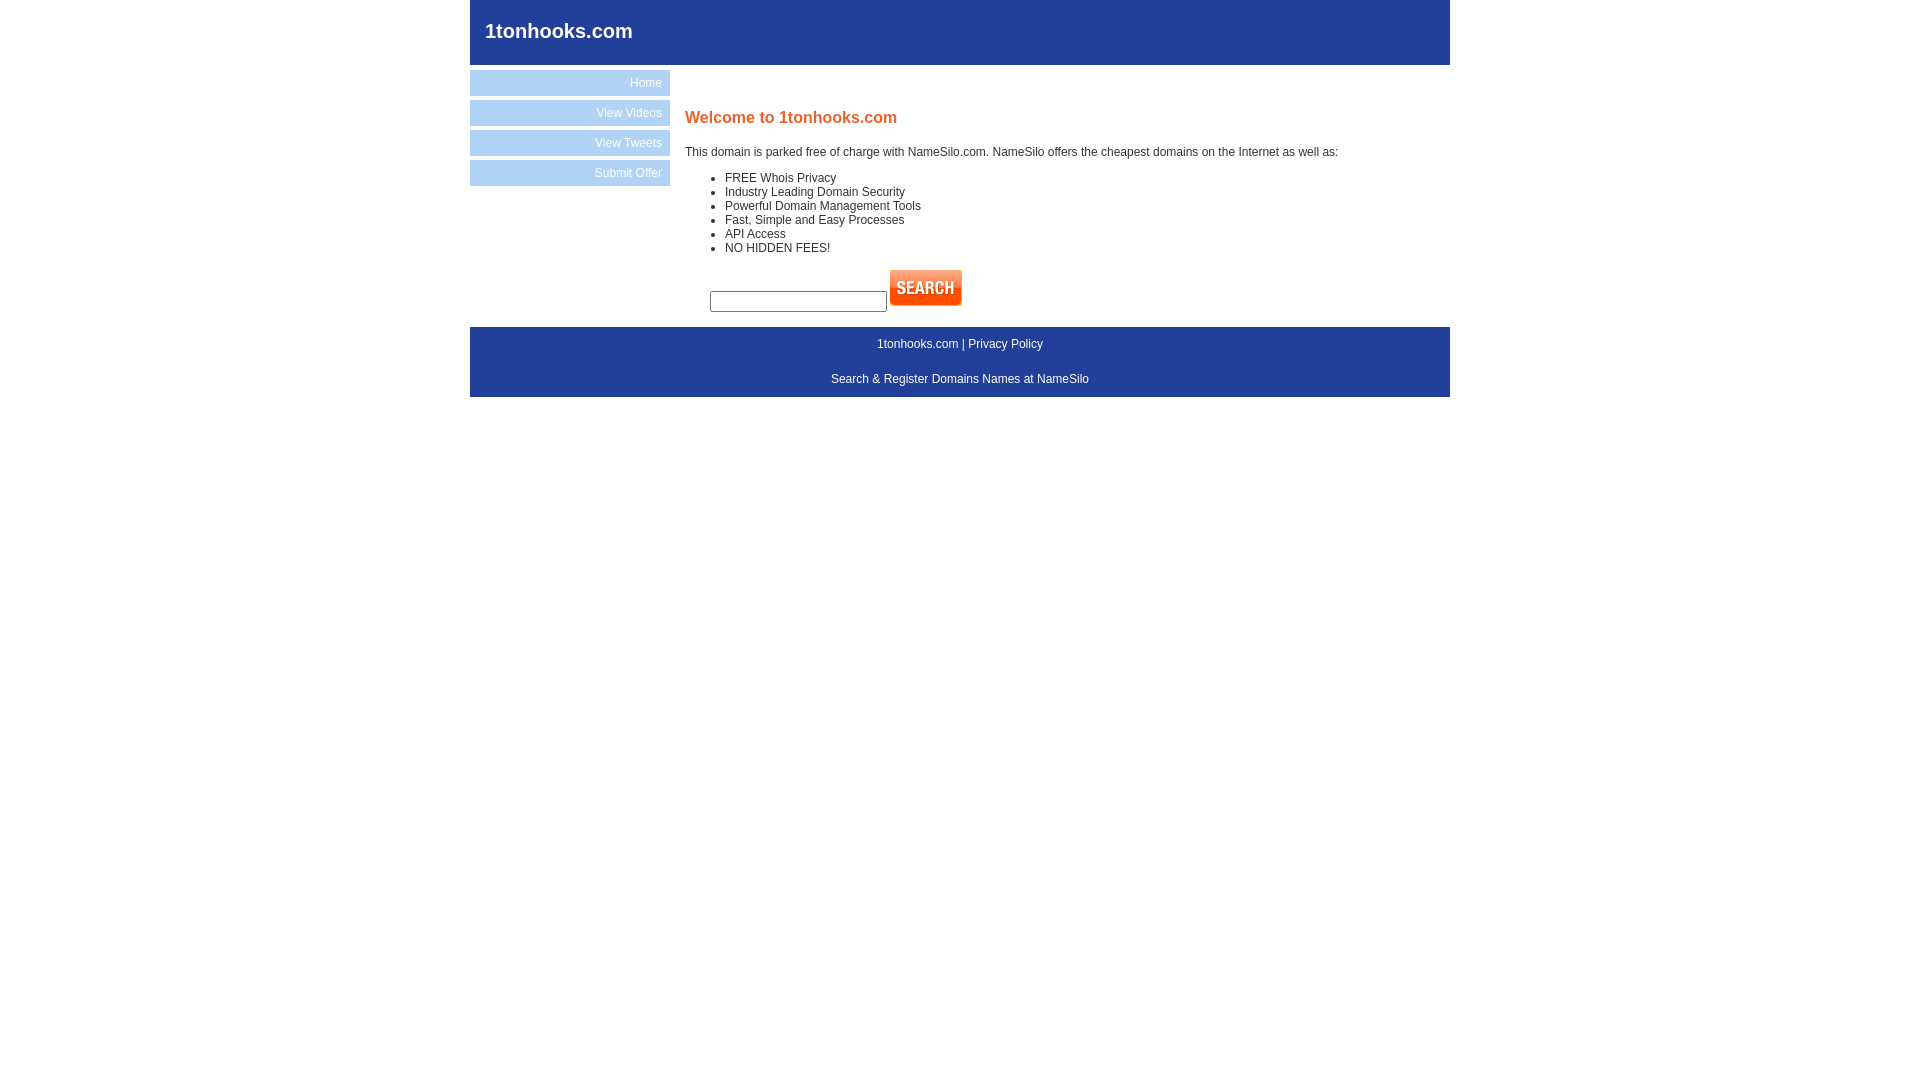  I want to click on 'View Videos', so click(469, 112).